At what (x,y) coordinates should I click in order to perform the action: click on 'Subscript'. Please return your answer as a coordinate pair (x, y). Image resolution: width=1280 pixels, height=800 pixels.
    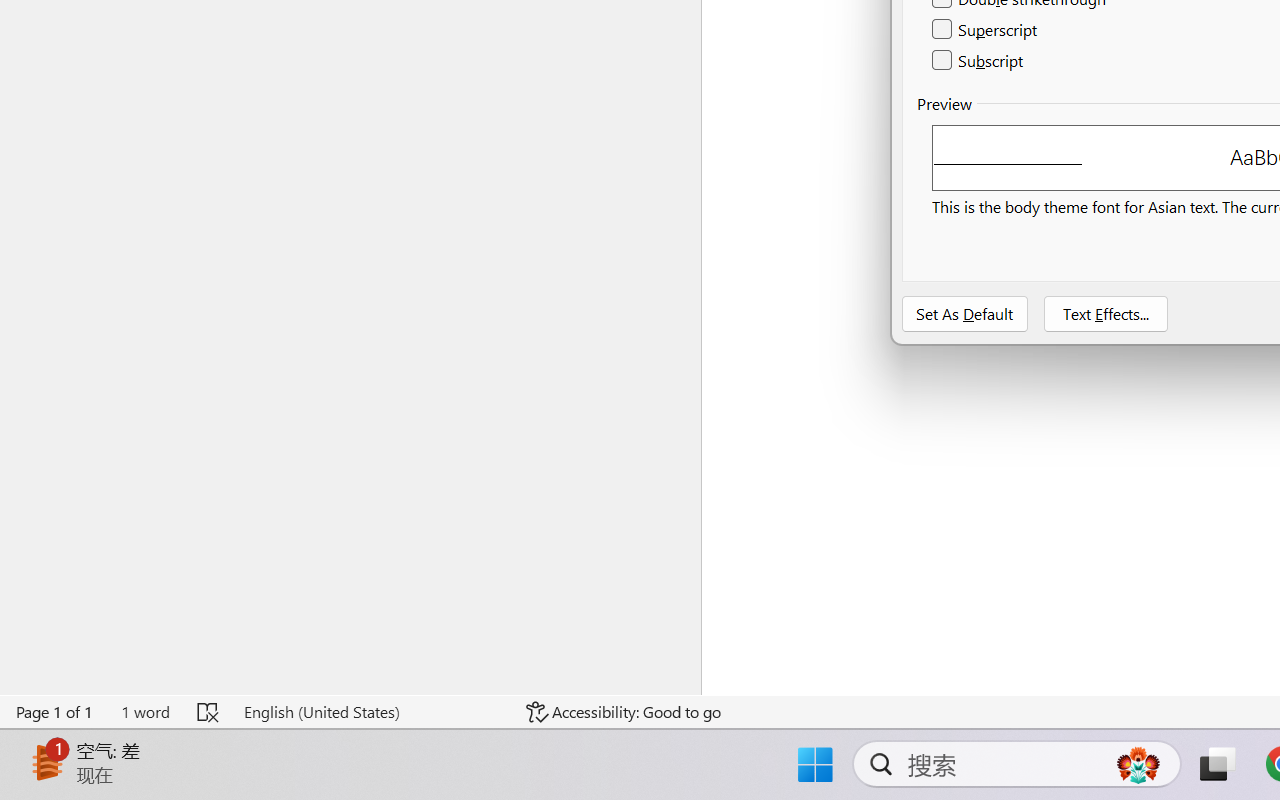
    Looking at the image, I should click on (979, 59).